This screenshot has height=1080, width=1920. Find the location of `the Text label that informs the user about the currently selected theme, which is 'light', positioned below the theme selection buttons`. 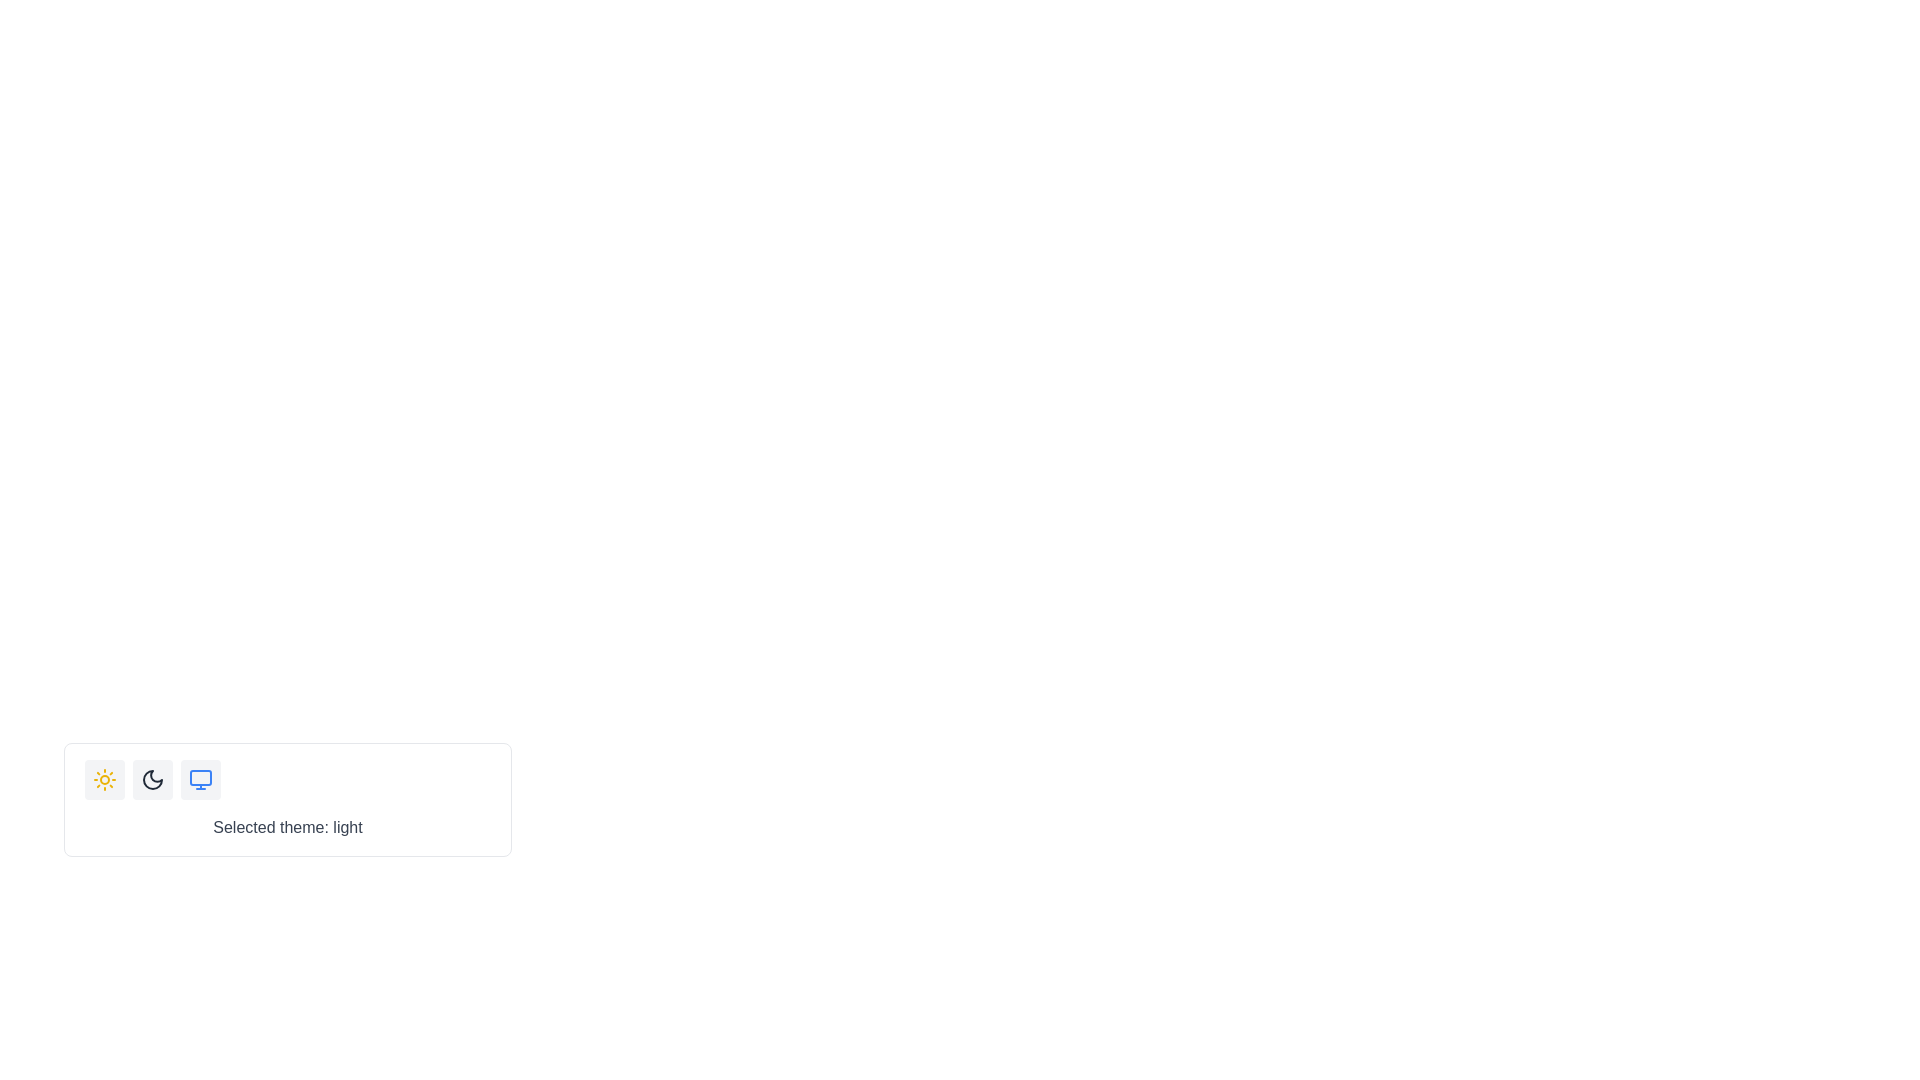

the Text label that informs the user about the currently selected theme, which is 'light', positioned below the theme selection buttons is located at coordinates (287, 828).